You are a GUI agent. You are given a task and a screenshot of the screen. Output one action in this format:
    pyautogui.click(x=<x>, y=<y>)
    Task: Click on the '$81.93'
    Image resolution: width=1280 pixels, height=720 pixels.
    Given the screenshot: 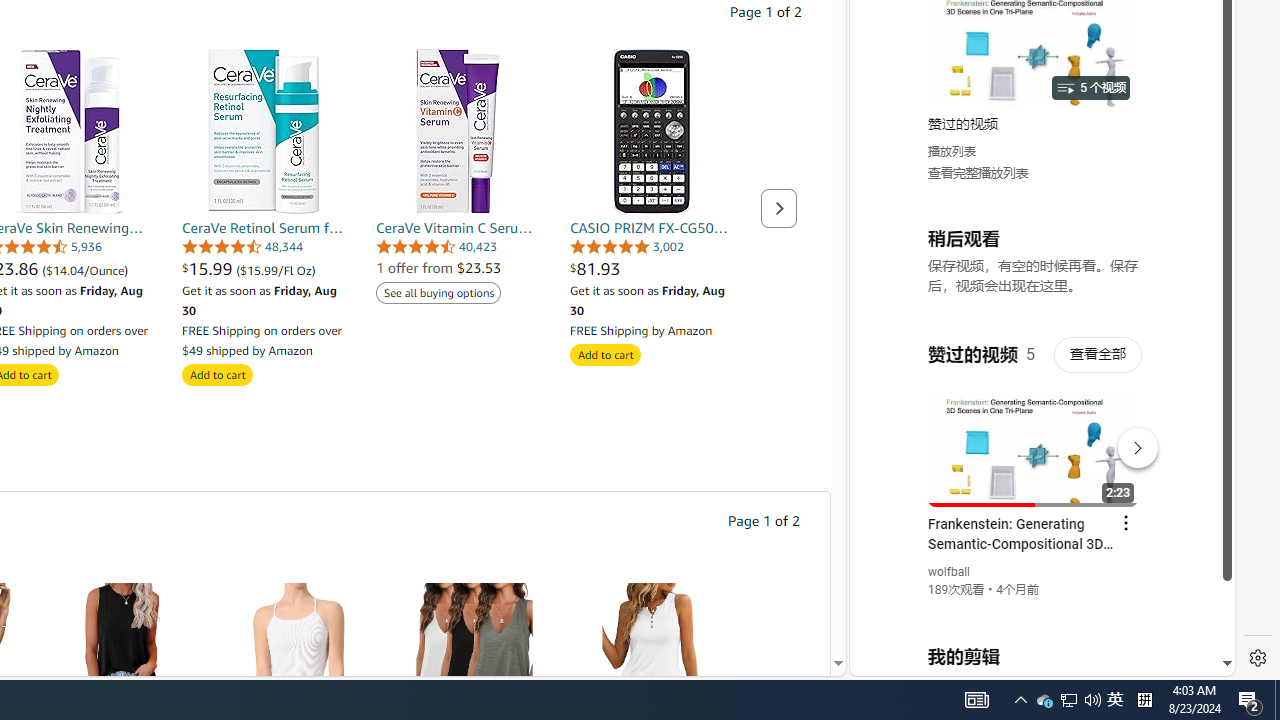 What is the action you would take?
    pyautogui.click(x=652, y=267)
    